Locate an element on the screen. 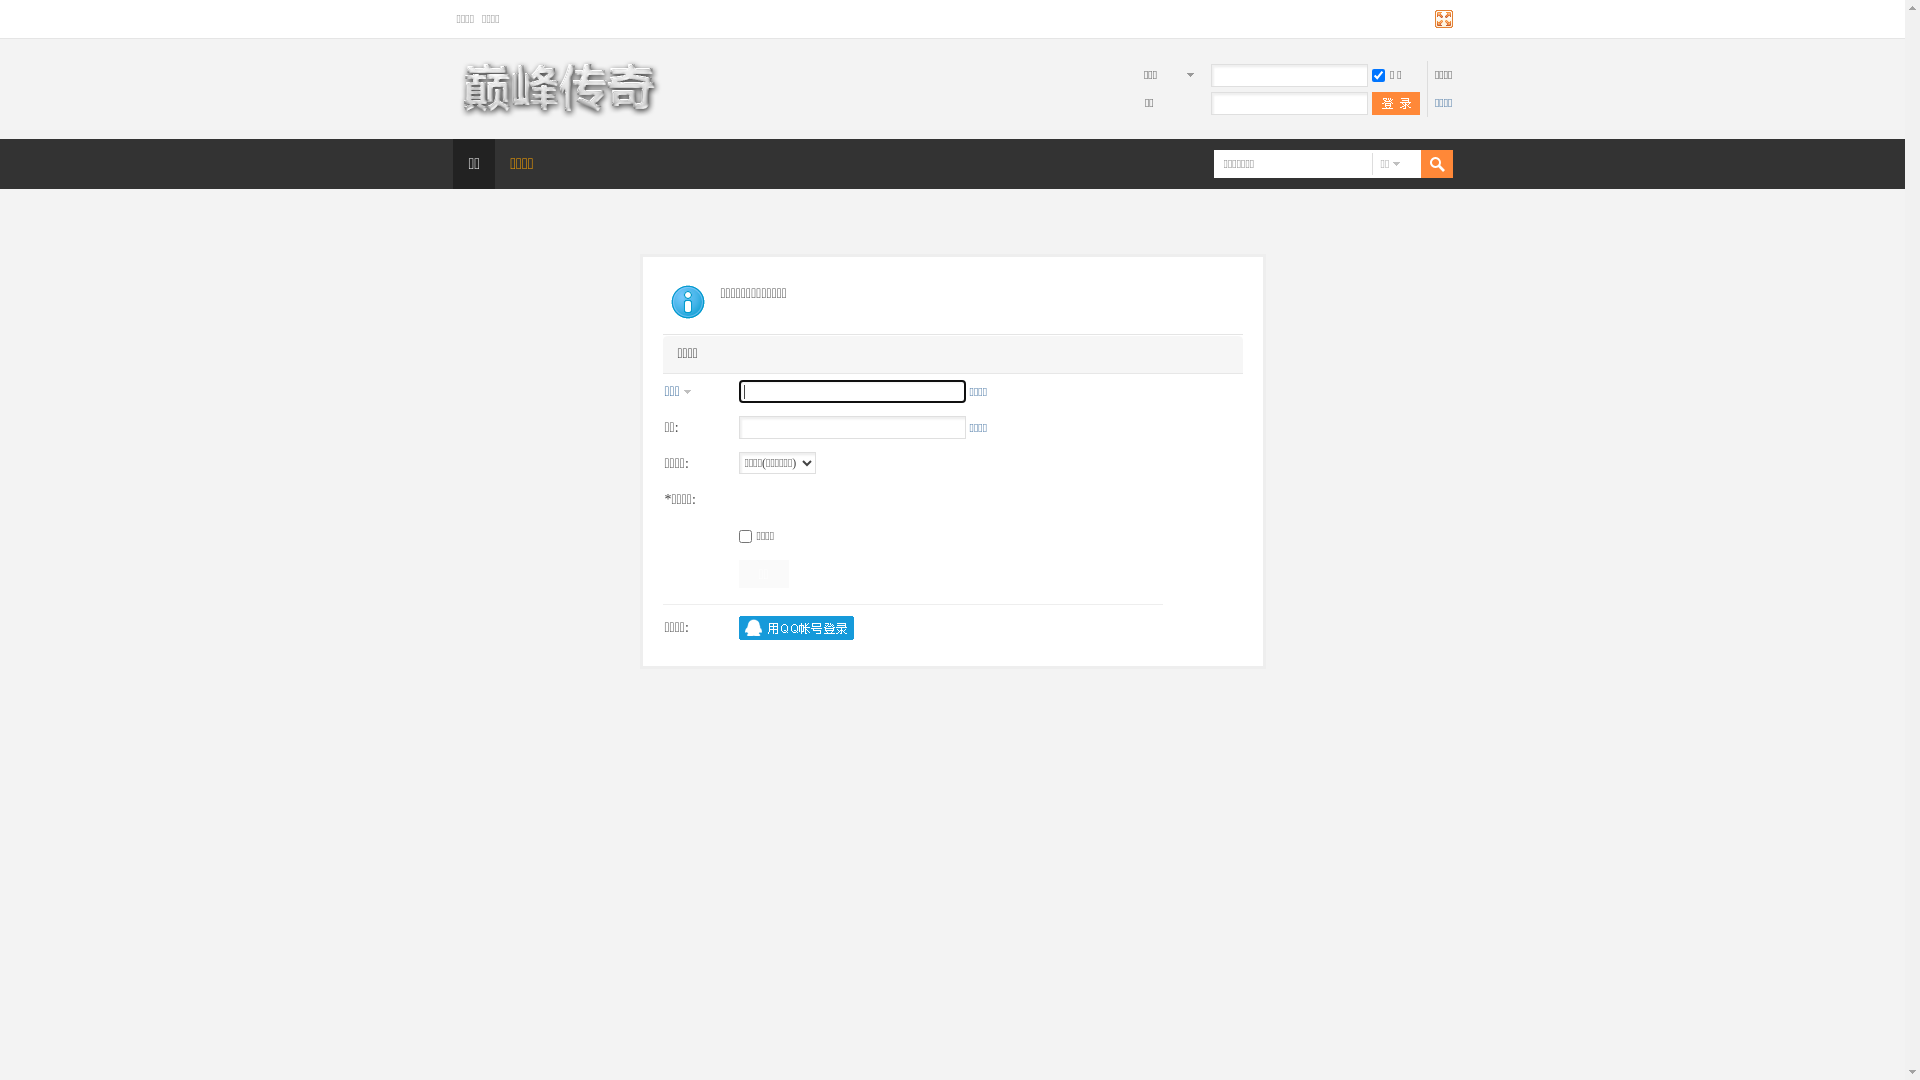  '    ' is located at coordinates (1395, 103).